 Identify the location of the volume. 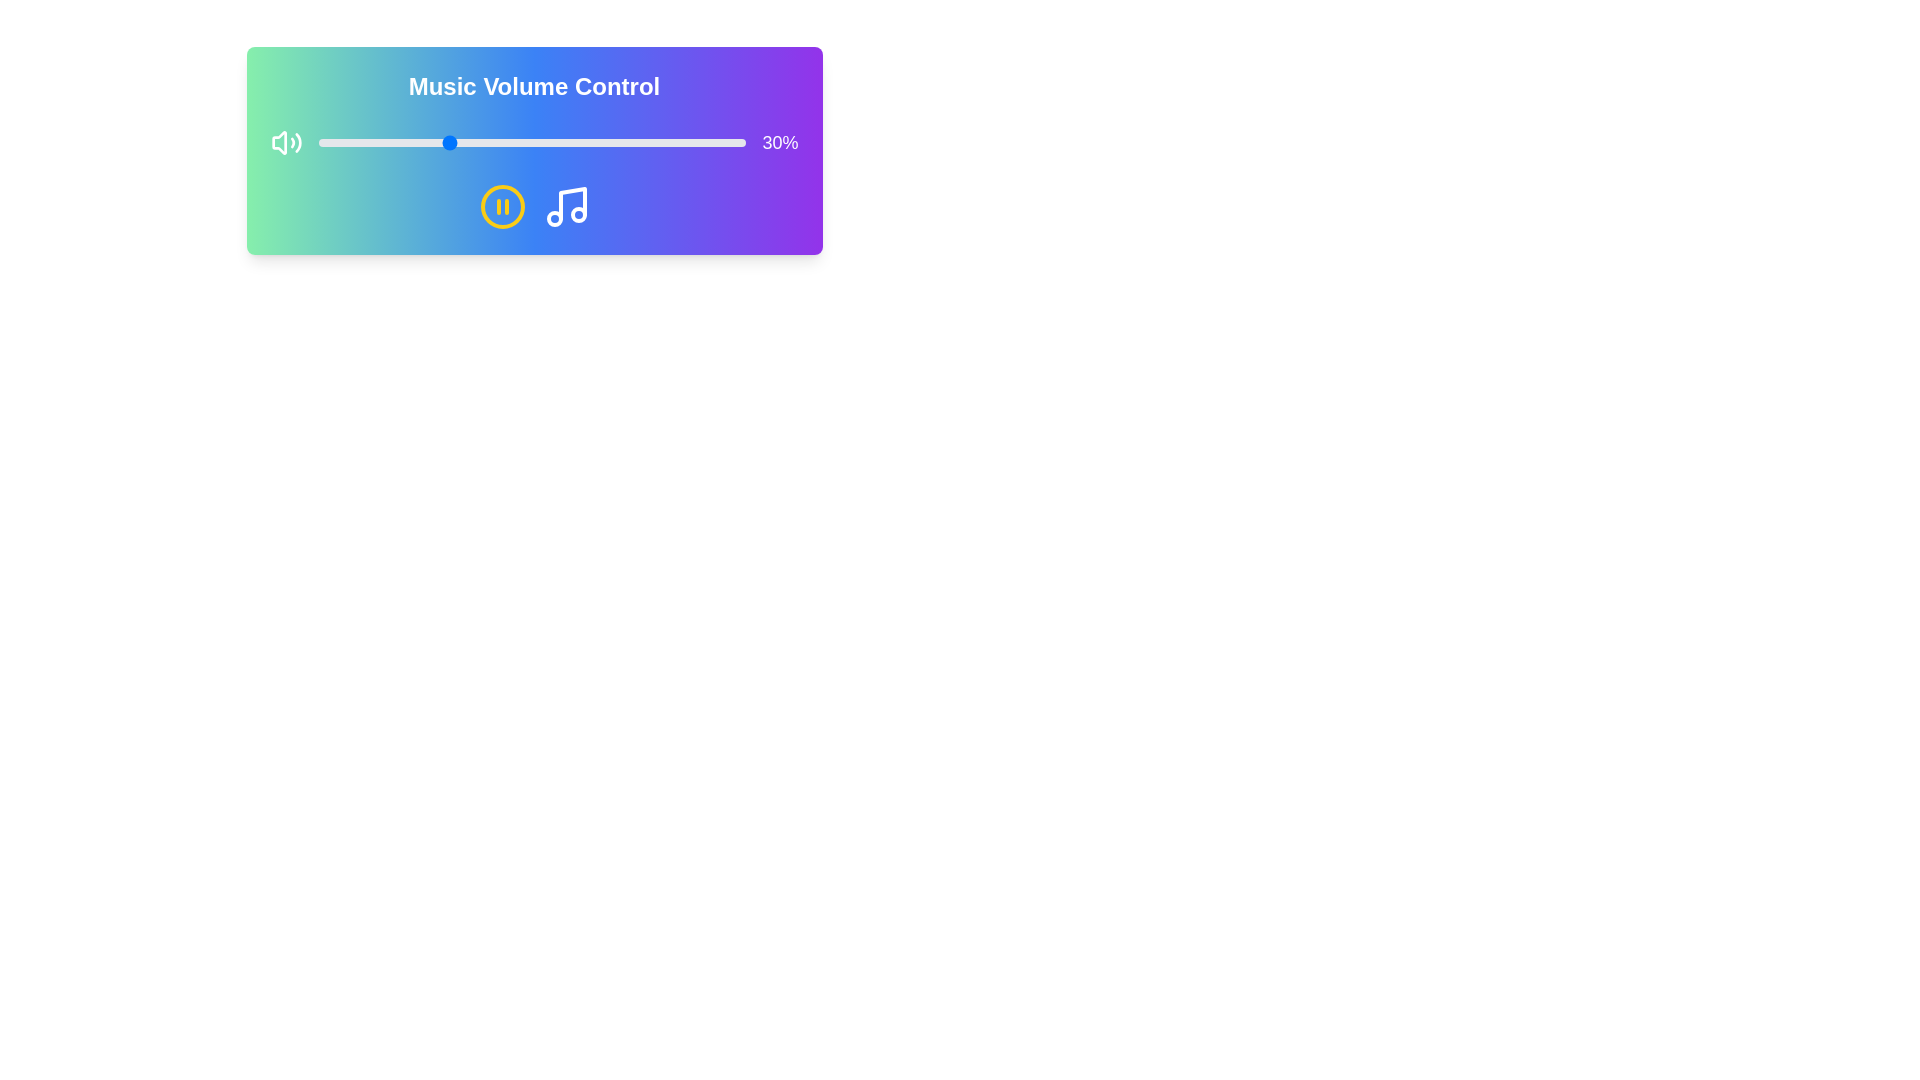
(330, 141).